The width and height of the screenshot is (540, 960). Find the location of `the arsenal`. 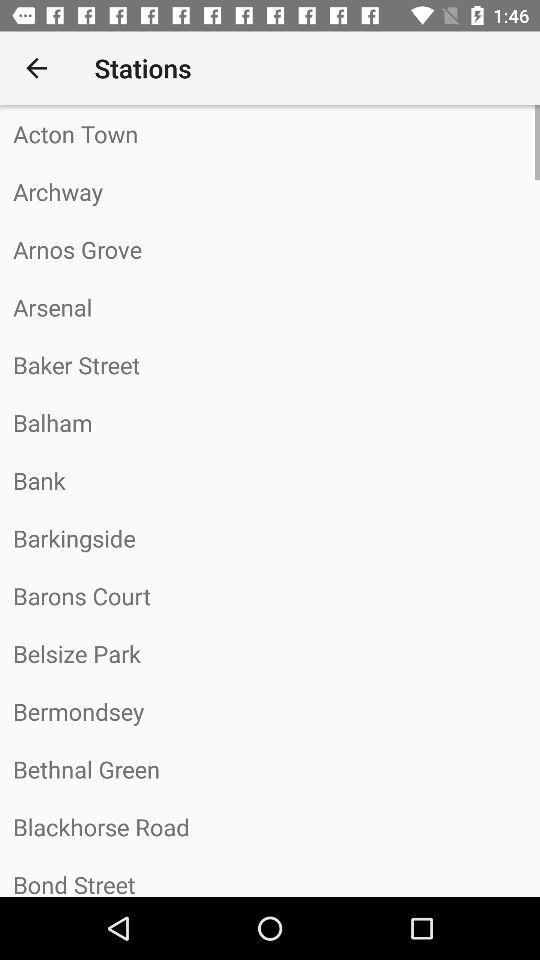

the arsenal is located at coordinates (270, 307).